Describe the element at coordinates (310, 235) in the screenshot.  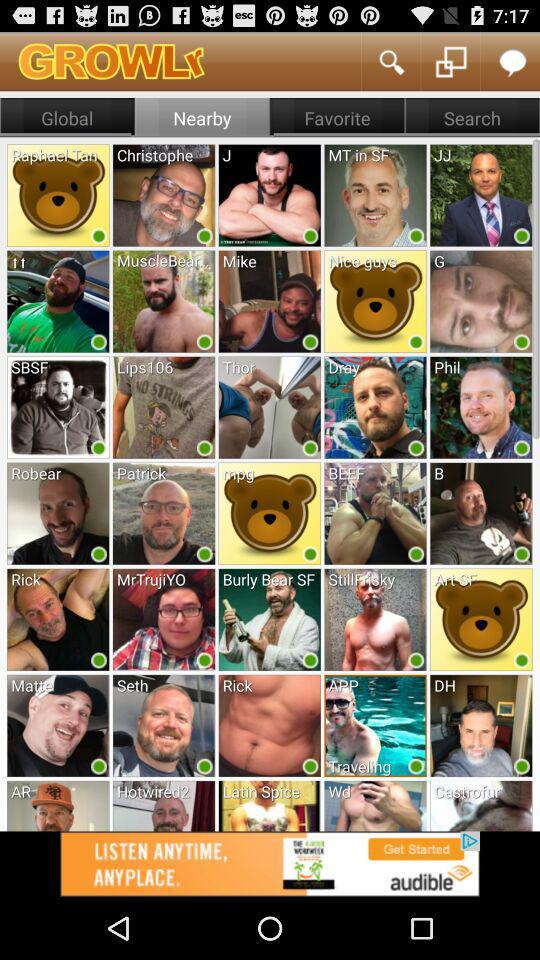
I see `the green color button in the first row third image` at that location.